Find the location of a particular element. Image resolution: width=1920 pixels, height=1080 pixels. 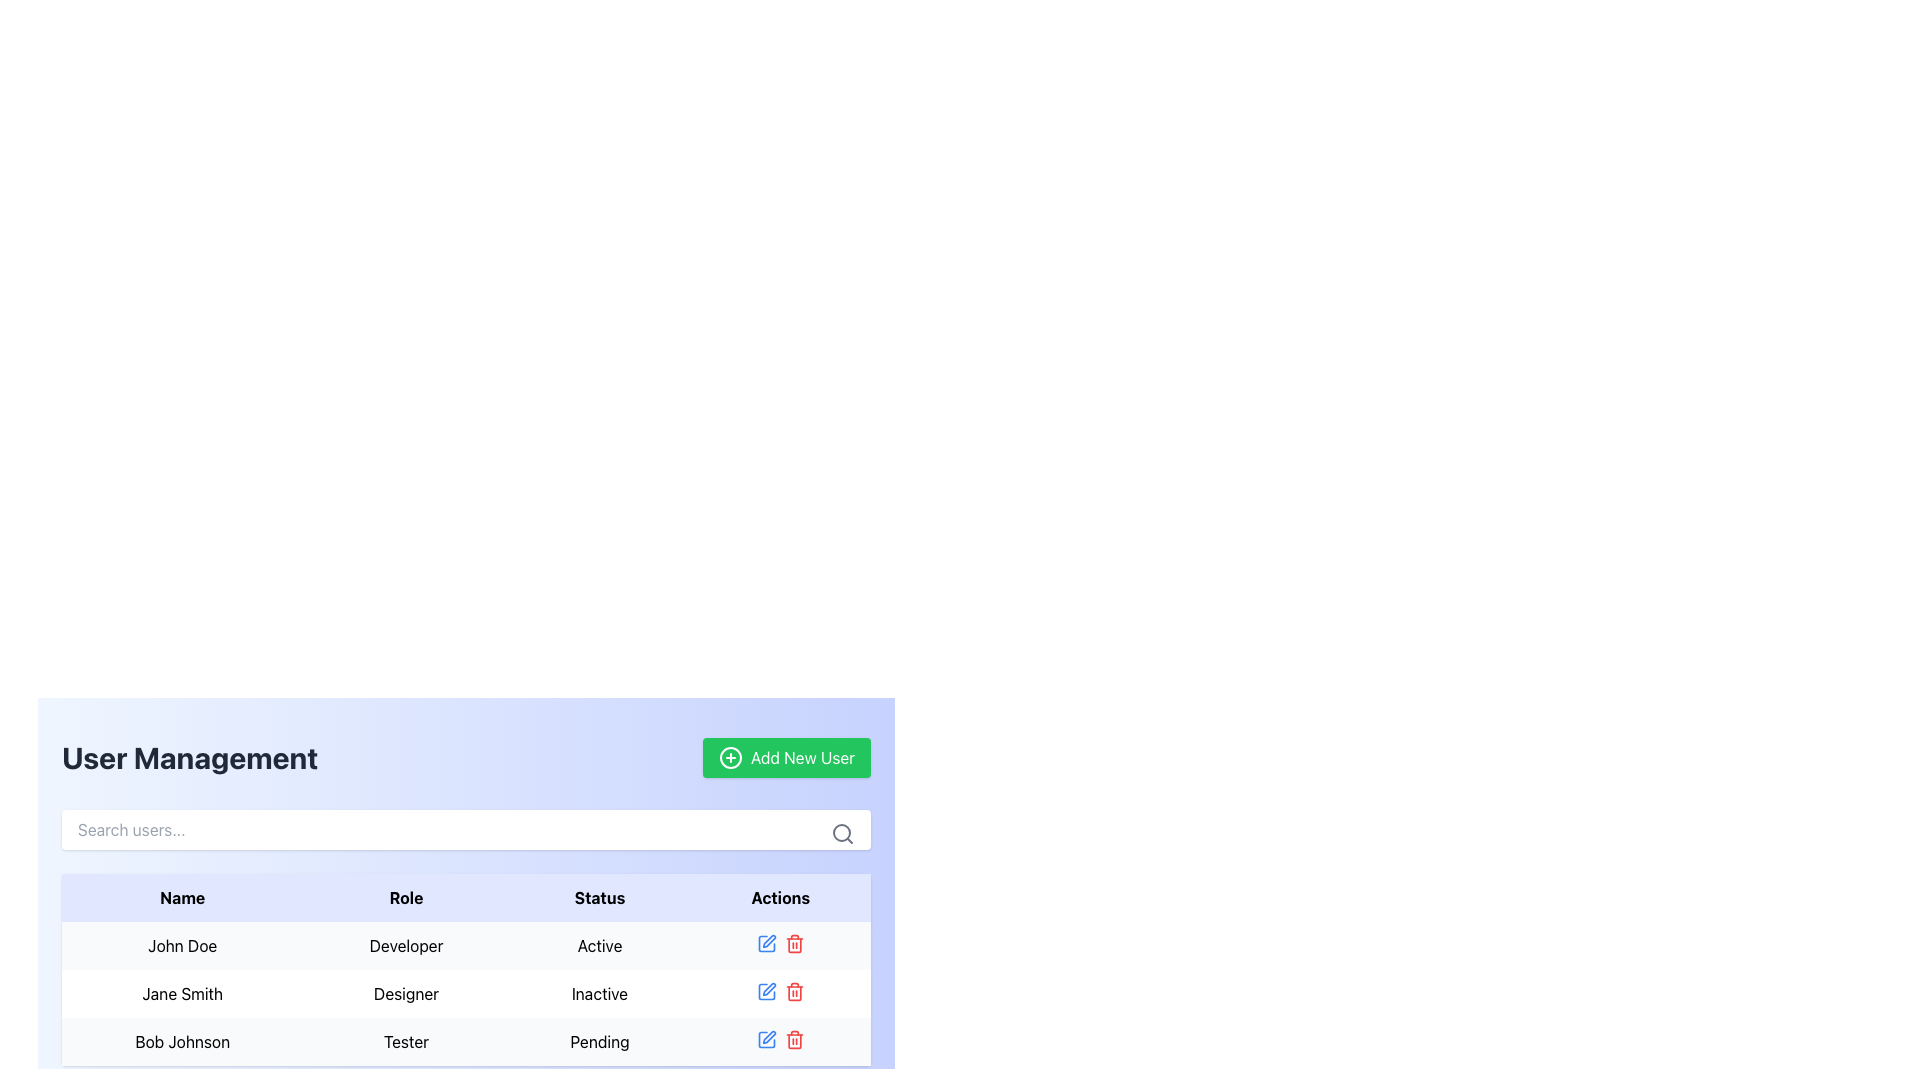

the user name text element located in the 'Name' column of the user management table is located at coordinates (182, 945).